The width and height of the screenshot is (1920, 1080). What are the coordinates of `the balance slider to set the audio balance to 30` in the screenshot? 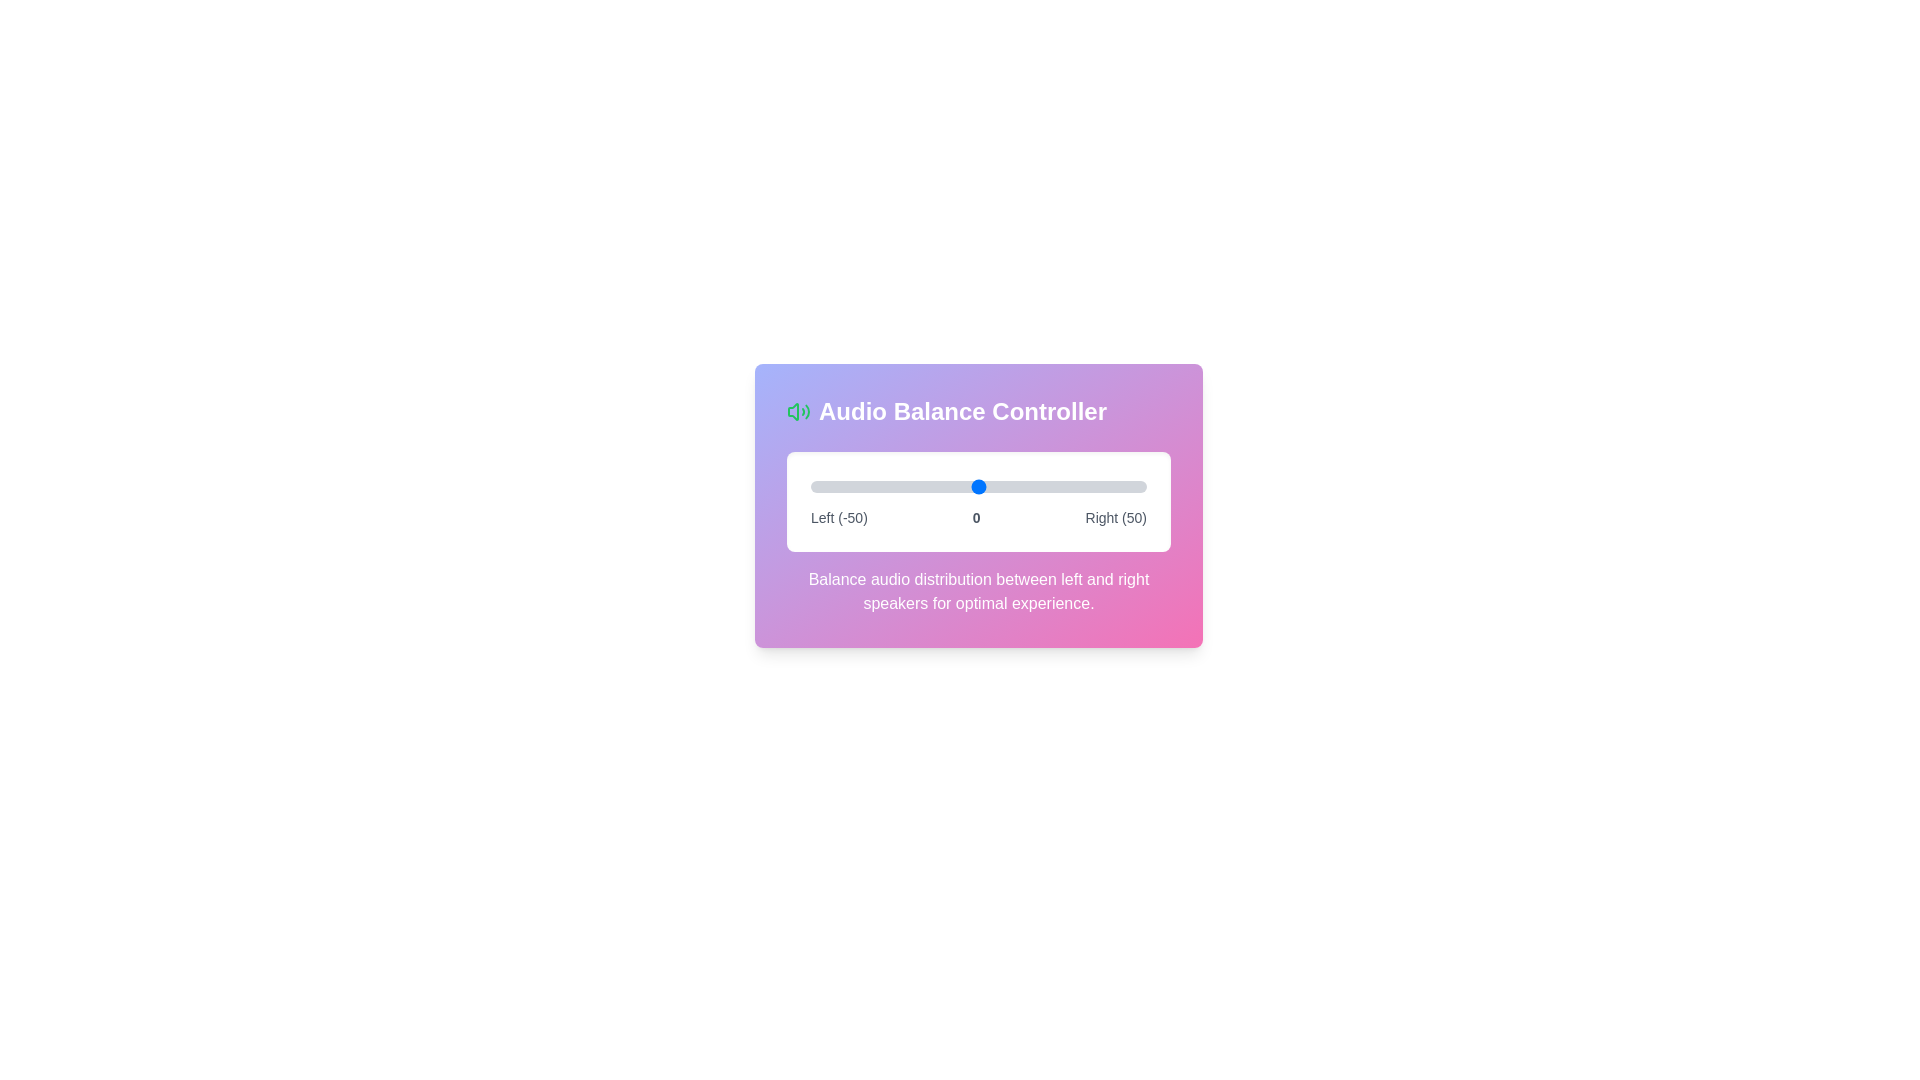 It's located at (1078, 486).